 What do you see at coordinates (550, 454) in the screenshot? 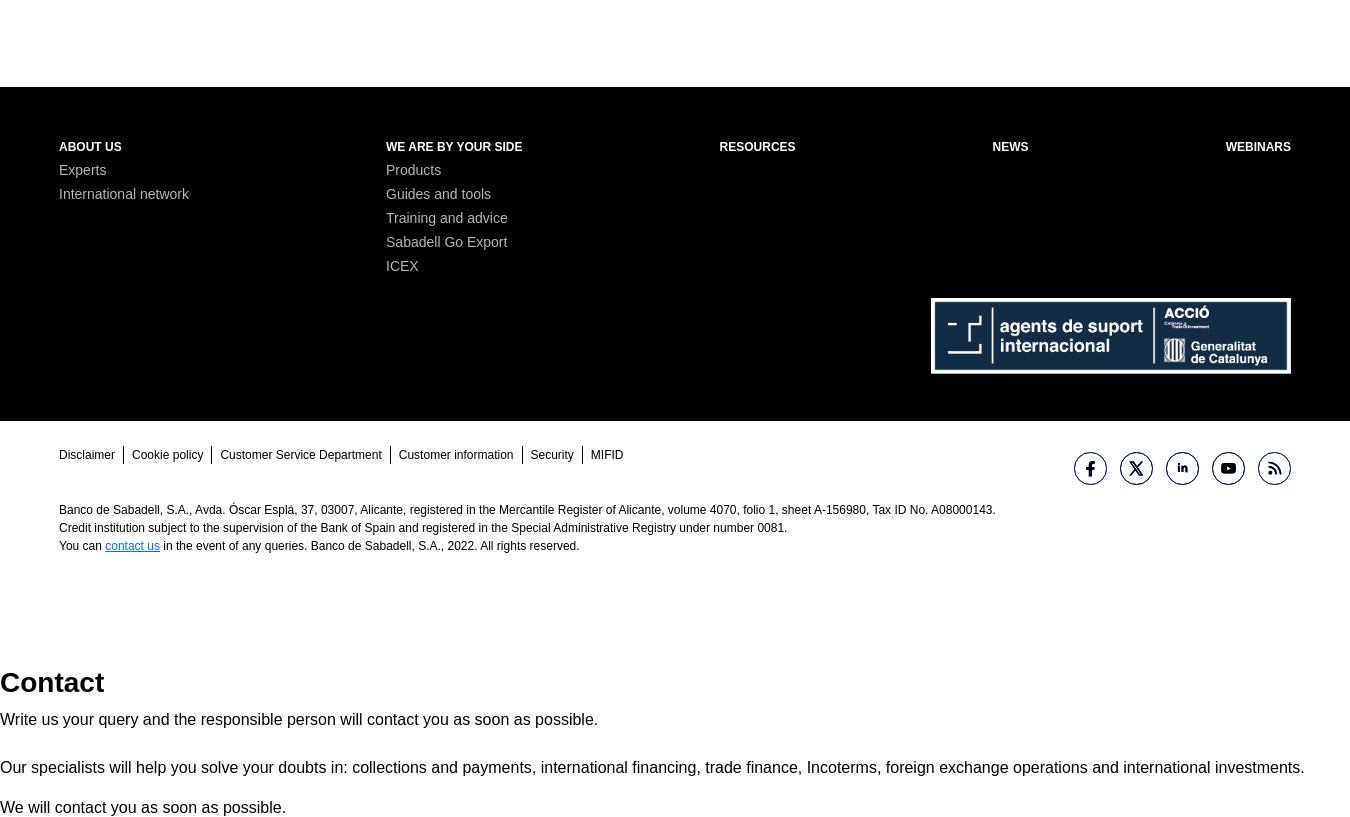
I see `'Security'` at bounding box center [550, 454].